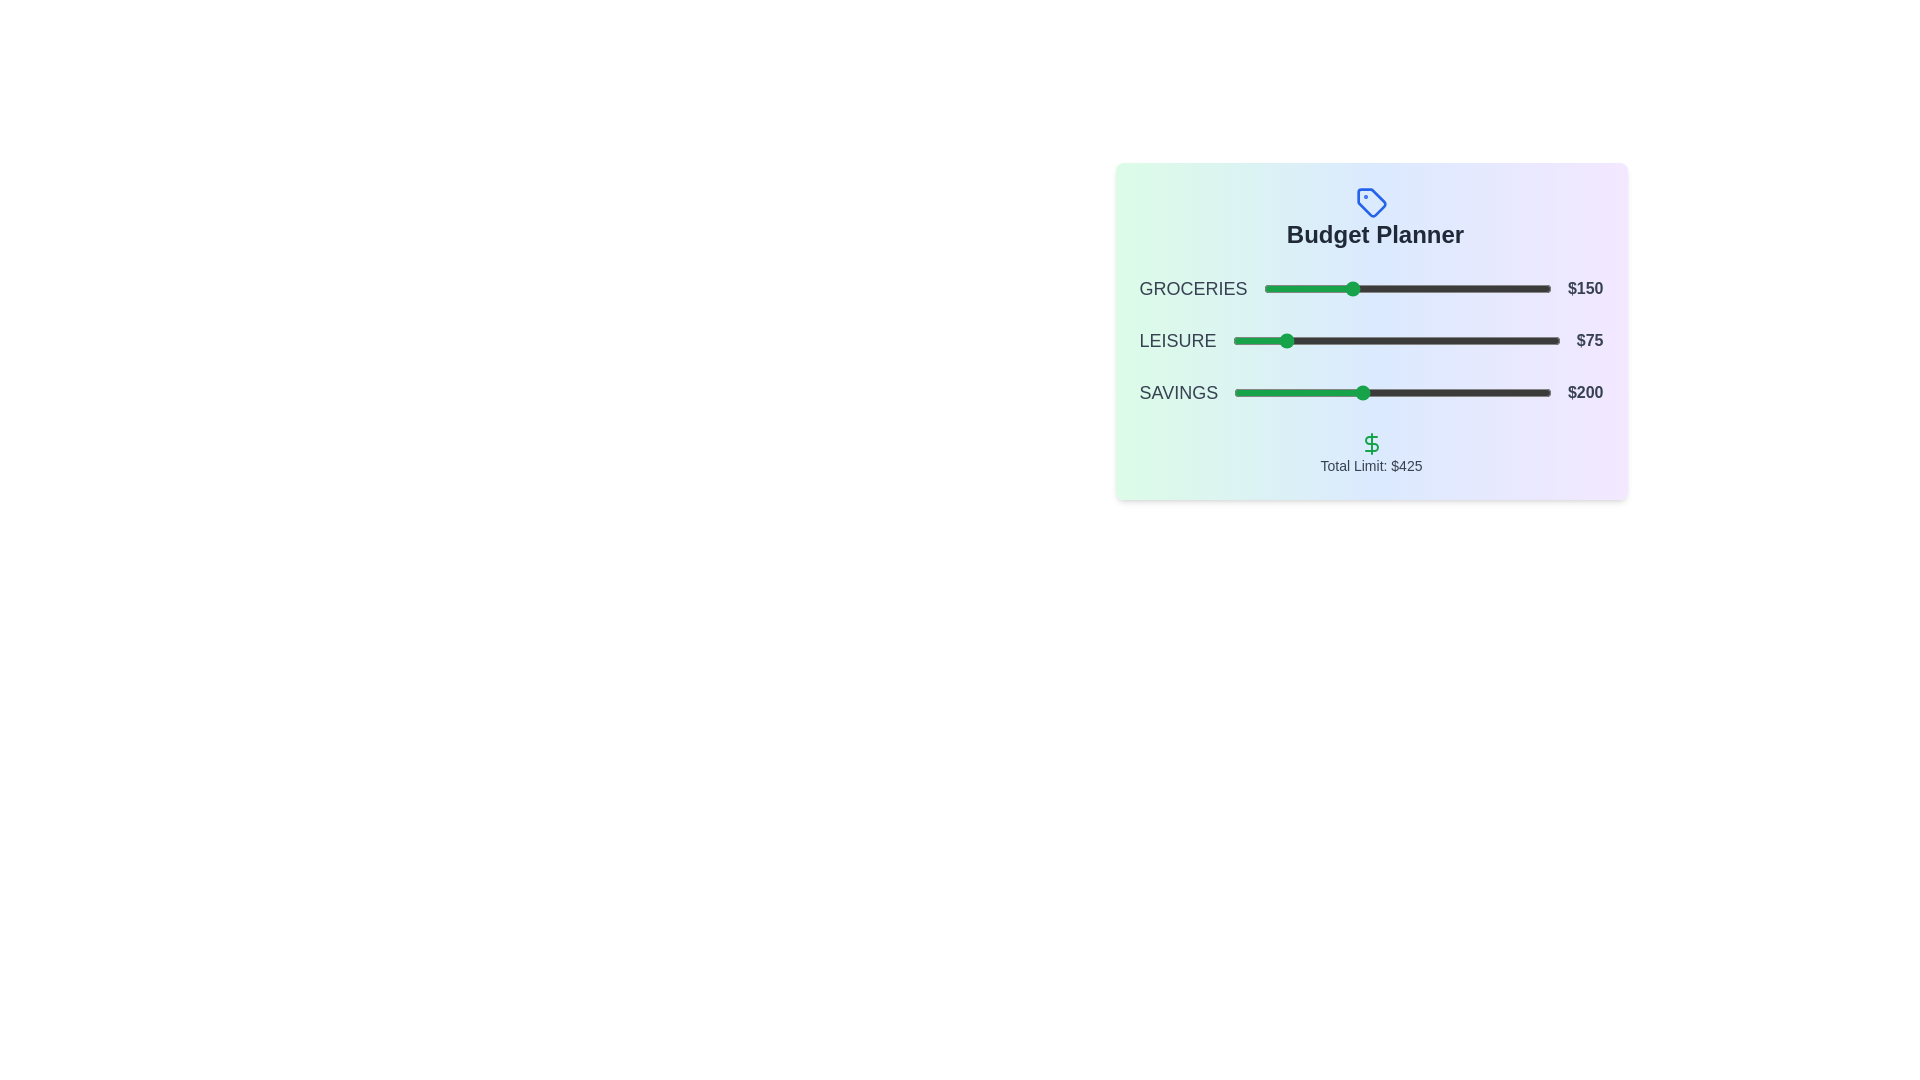 The image size is (1920, 1080). What do you see at coordinates (1286, 339) in the screenshot?
I see `the slider for 1 to 40` at bounding box center [1286, 339].